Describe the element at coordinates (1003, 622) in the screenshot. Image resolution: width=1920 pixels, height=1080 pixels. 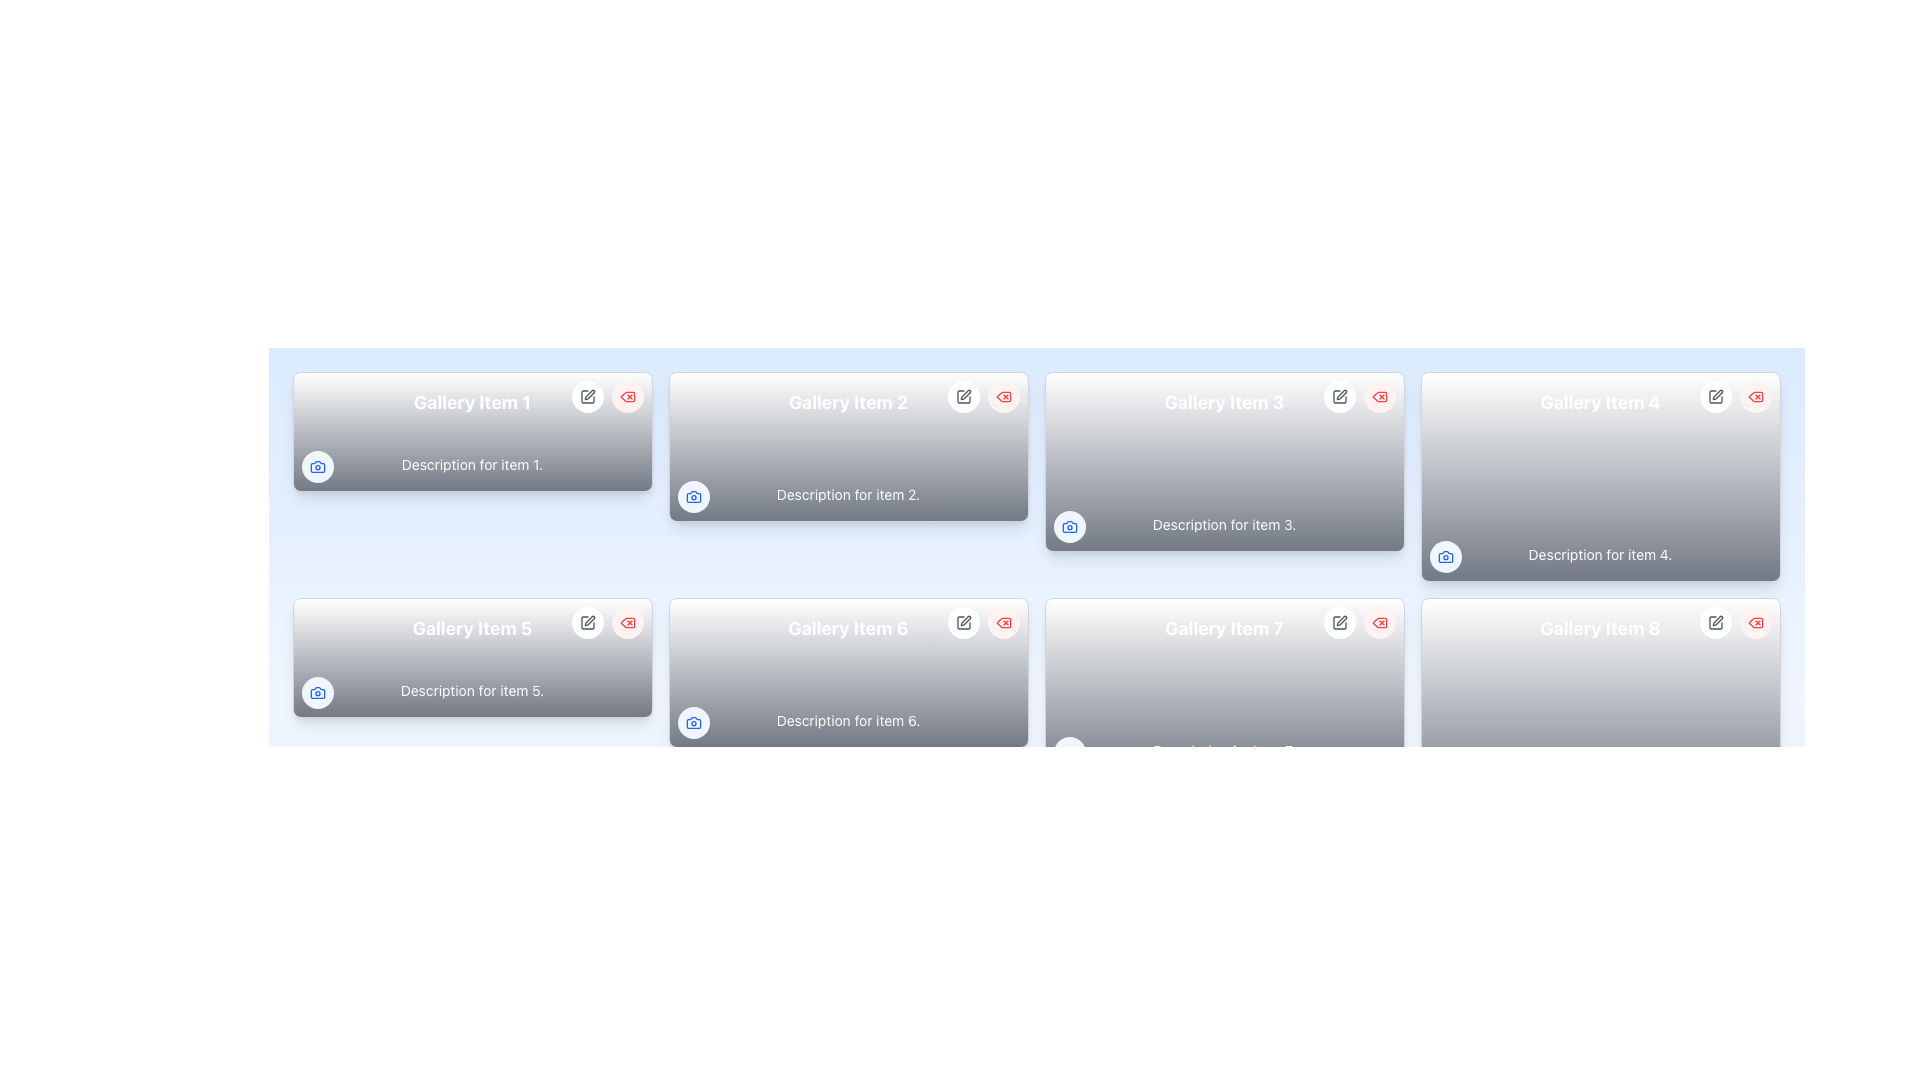
I see `the delete button located in the upper-right corner of the sixth card in the grid layout` at that location.